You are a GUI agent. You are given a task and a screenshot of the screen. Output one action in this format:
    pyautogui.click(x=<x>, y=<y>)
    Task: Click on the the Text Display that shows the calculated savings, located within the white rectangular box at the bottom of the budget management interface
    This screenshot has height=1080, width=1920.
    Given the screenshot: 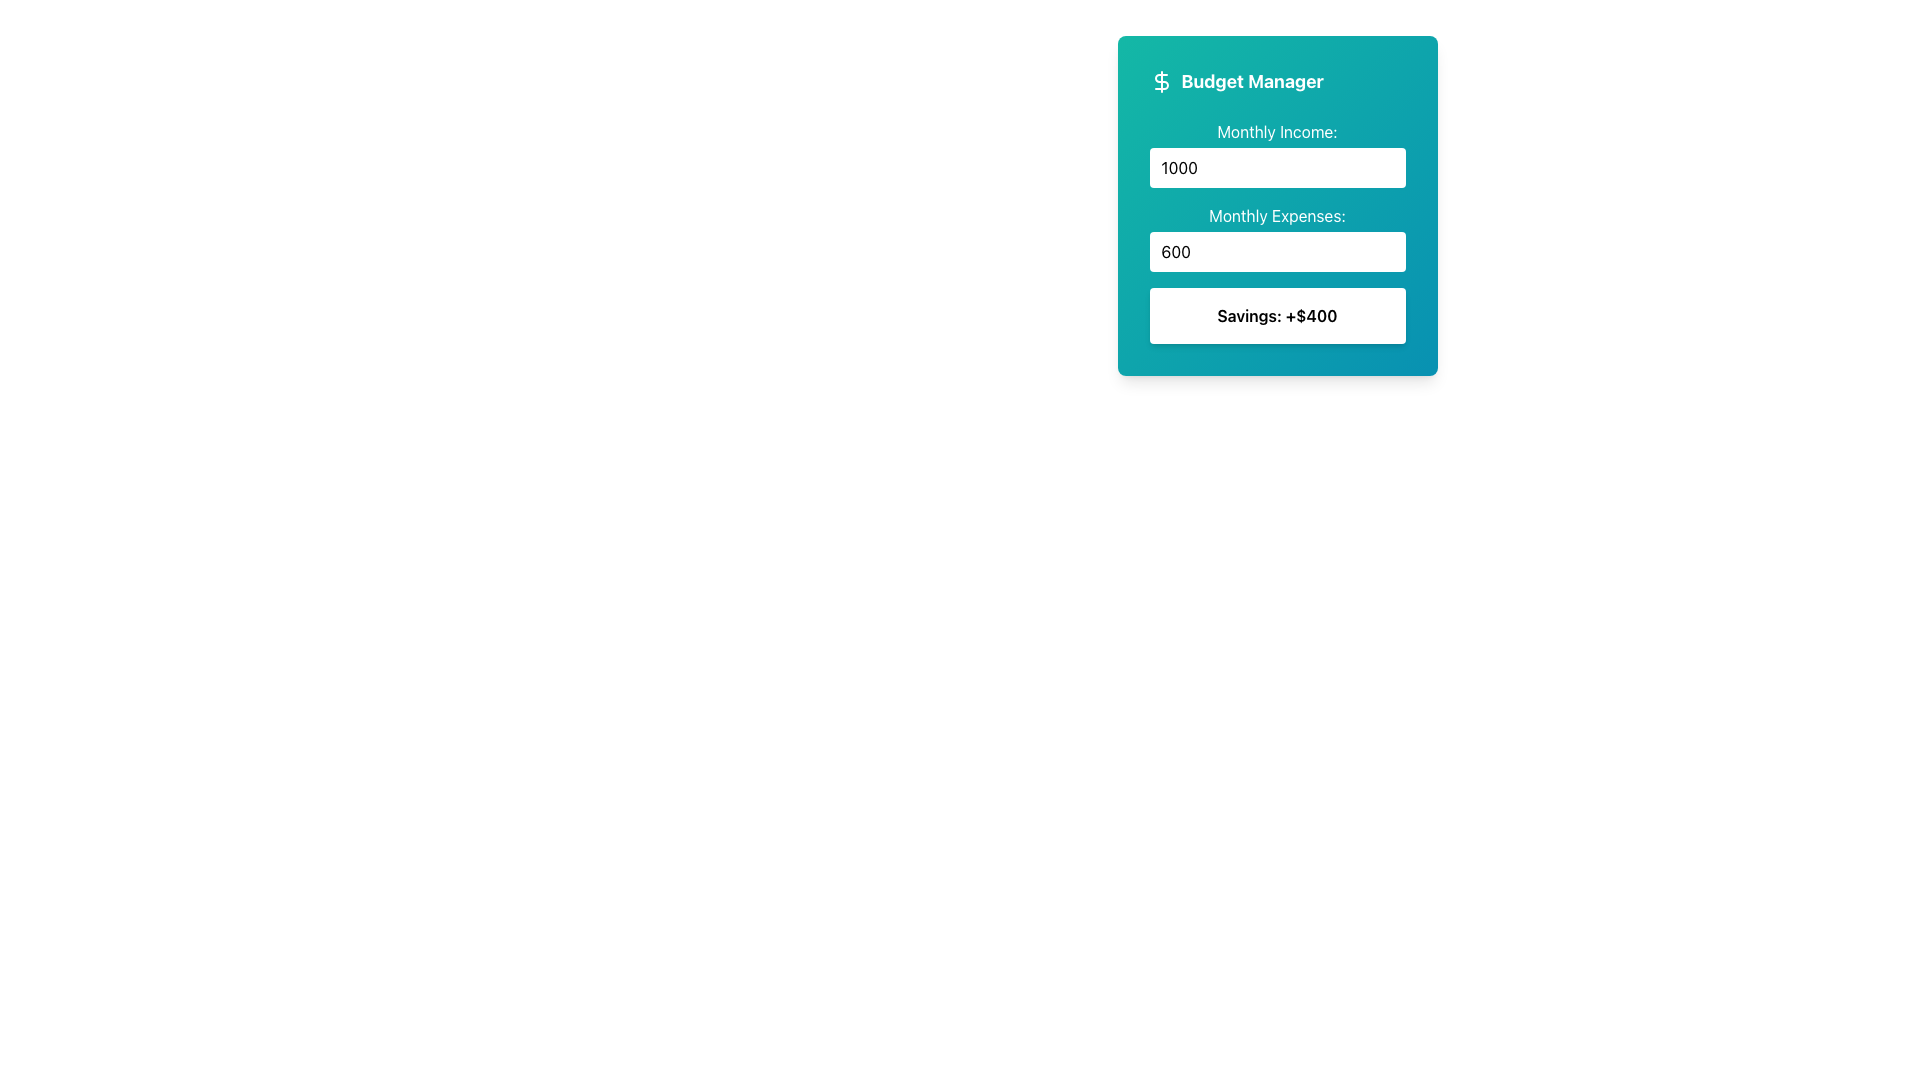 What is the action you would take?
    pyautogui.click(x=1276, y=315)
    